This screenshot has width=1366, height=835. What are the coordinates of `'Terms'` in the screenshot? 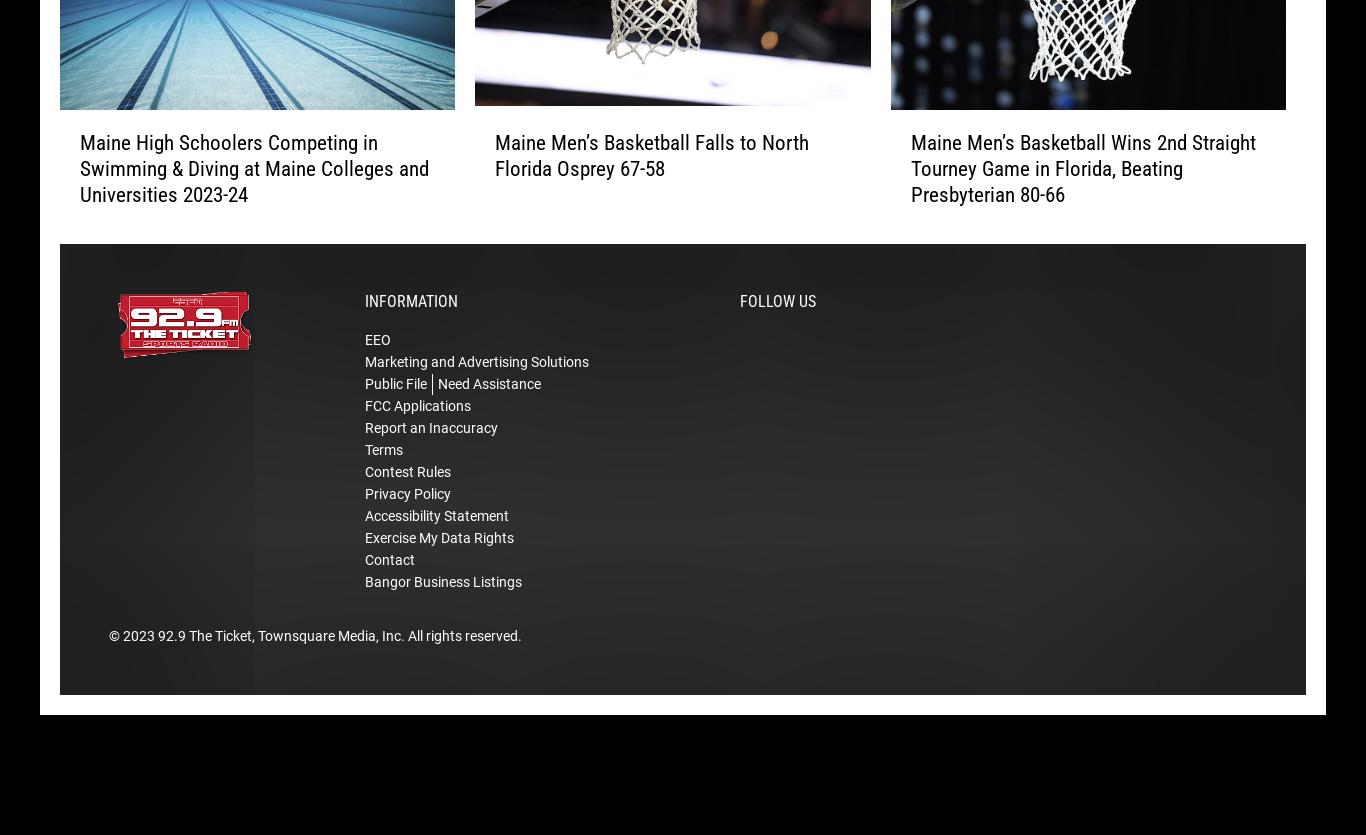 It's located at (382, 479).